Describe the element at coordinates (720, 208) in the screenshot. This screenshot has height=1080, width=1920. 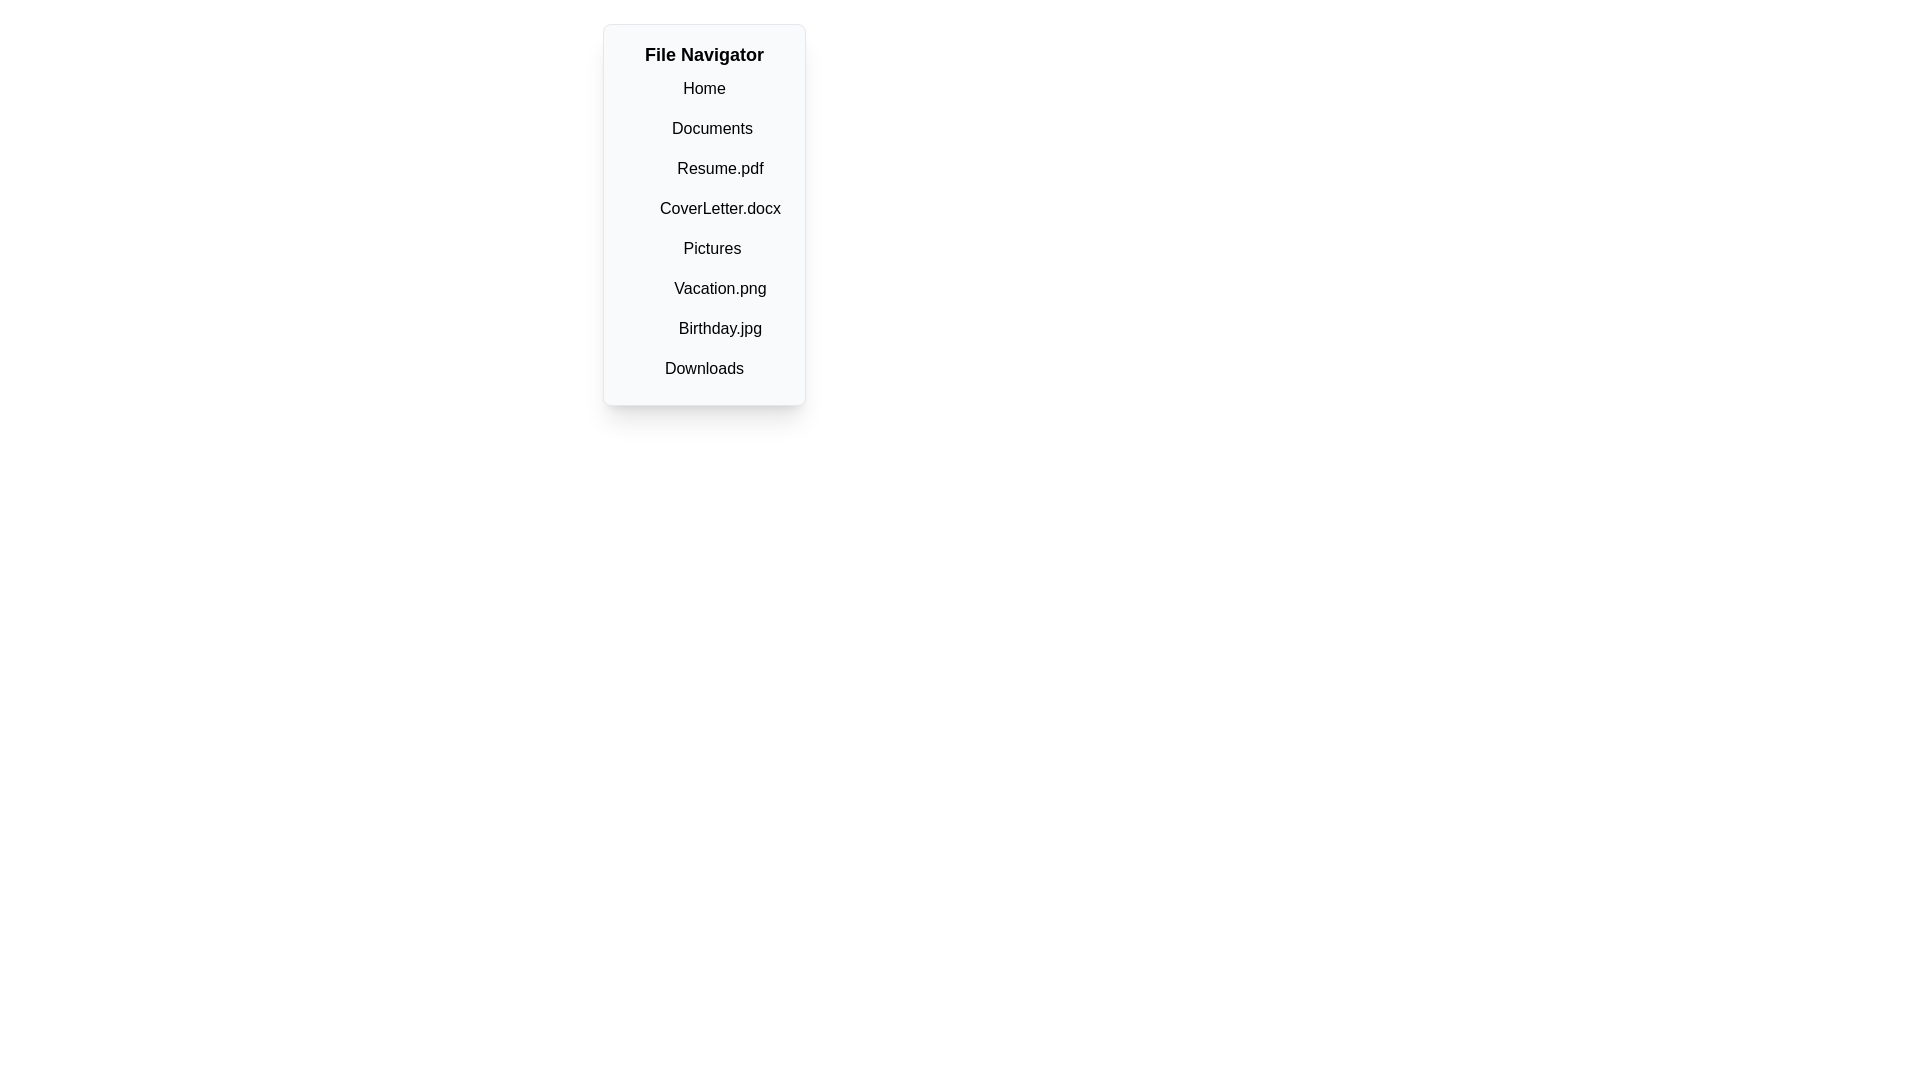
I see `the Text Label representing the file 'CoverLetter.docx' in the File Navigator list` at that location.